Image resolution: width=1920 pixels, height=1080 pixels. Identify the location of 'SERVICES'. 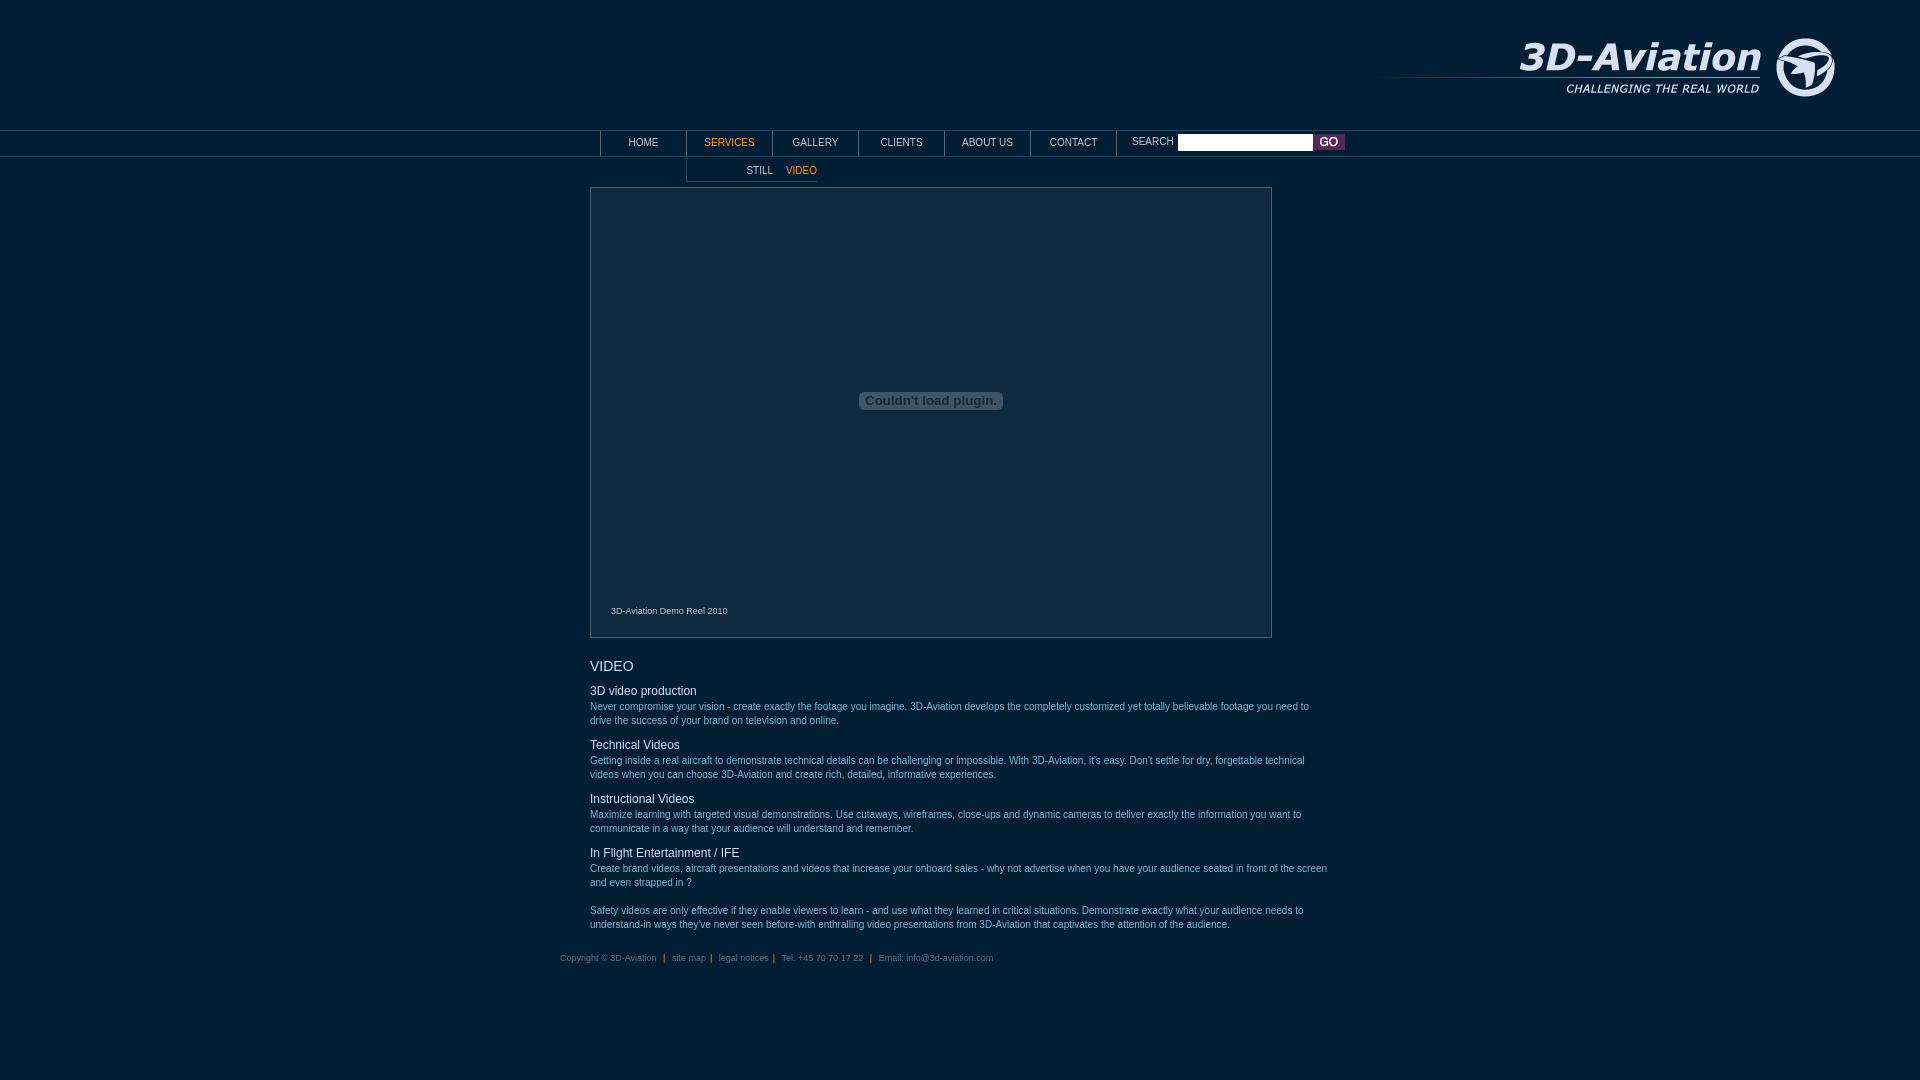
(728, 142).